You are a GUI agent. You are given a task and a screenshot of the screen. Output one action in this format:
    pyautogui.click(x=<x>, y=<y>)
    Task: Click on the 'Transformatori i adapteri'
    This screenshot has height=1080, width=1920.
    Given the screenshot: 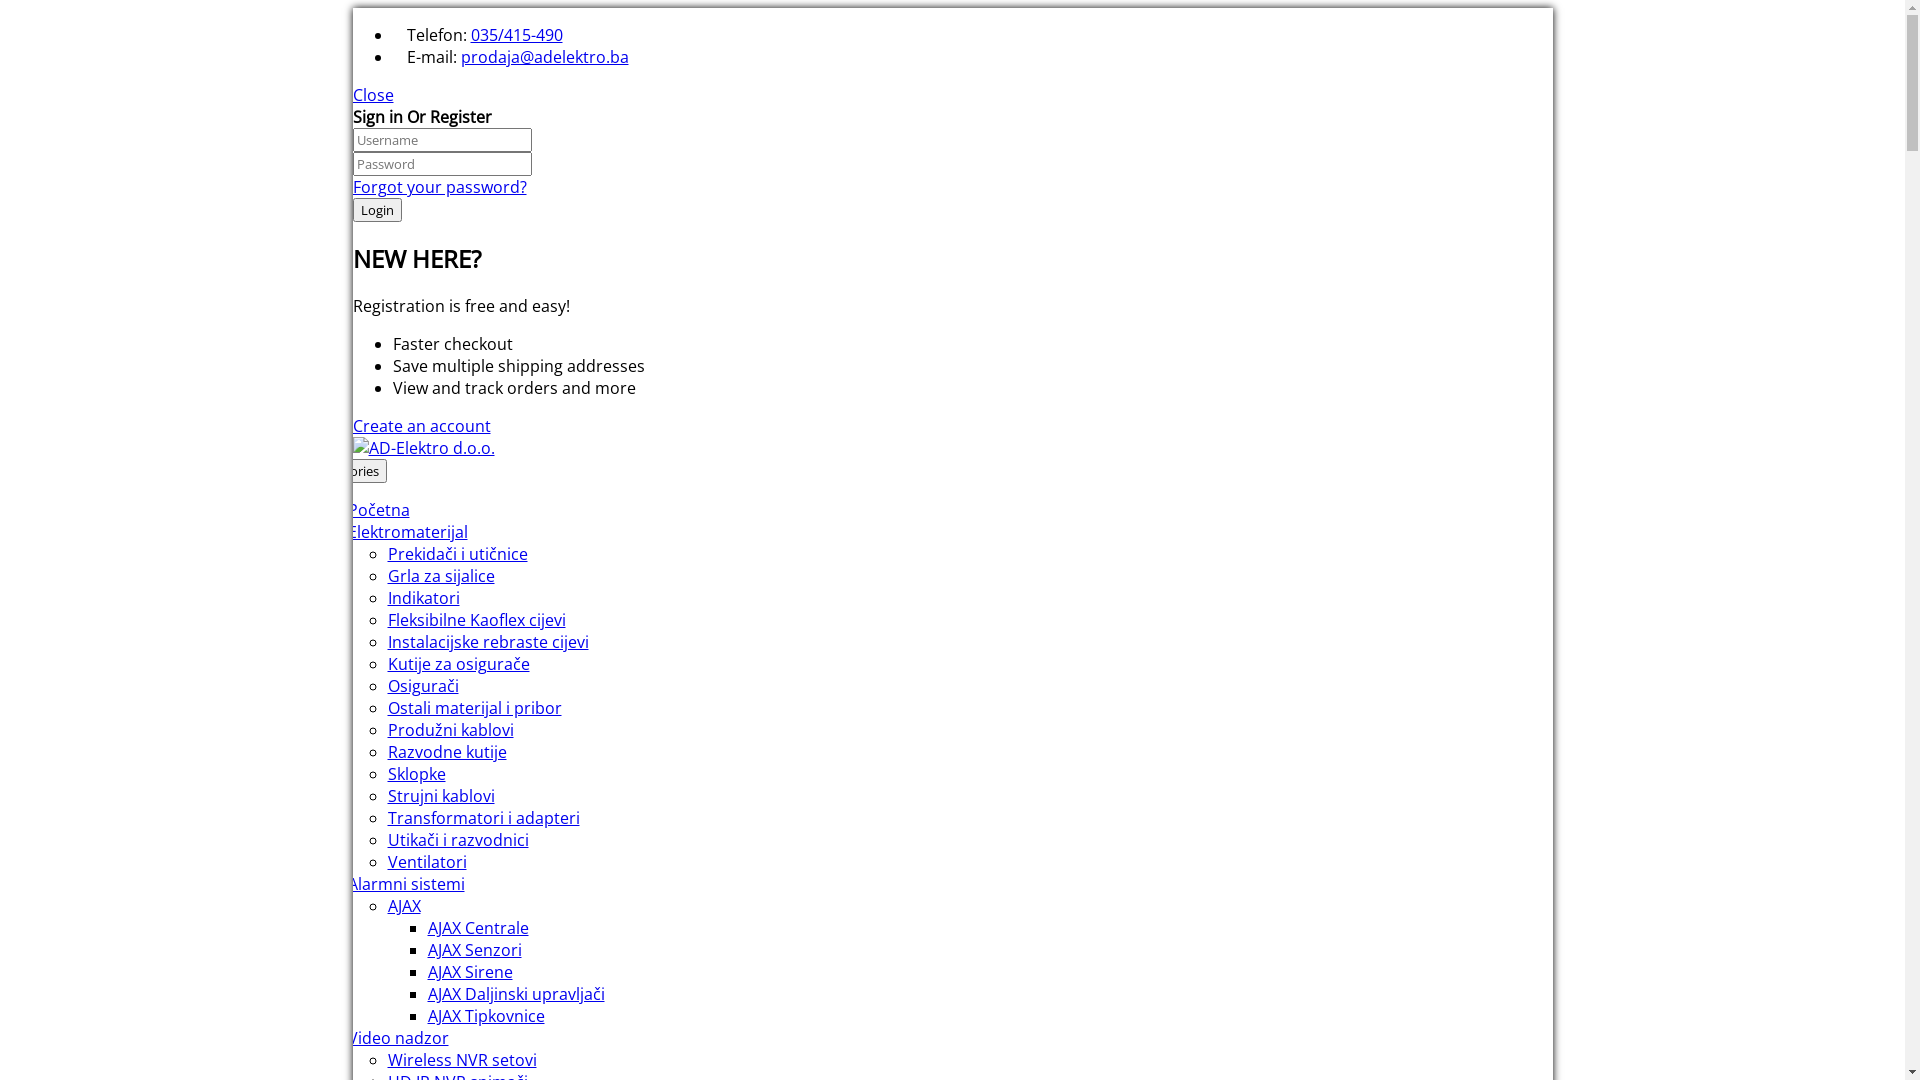 What is the action you would take?
    pyautogui.click(x=484, y=817)
    